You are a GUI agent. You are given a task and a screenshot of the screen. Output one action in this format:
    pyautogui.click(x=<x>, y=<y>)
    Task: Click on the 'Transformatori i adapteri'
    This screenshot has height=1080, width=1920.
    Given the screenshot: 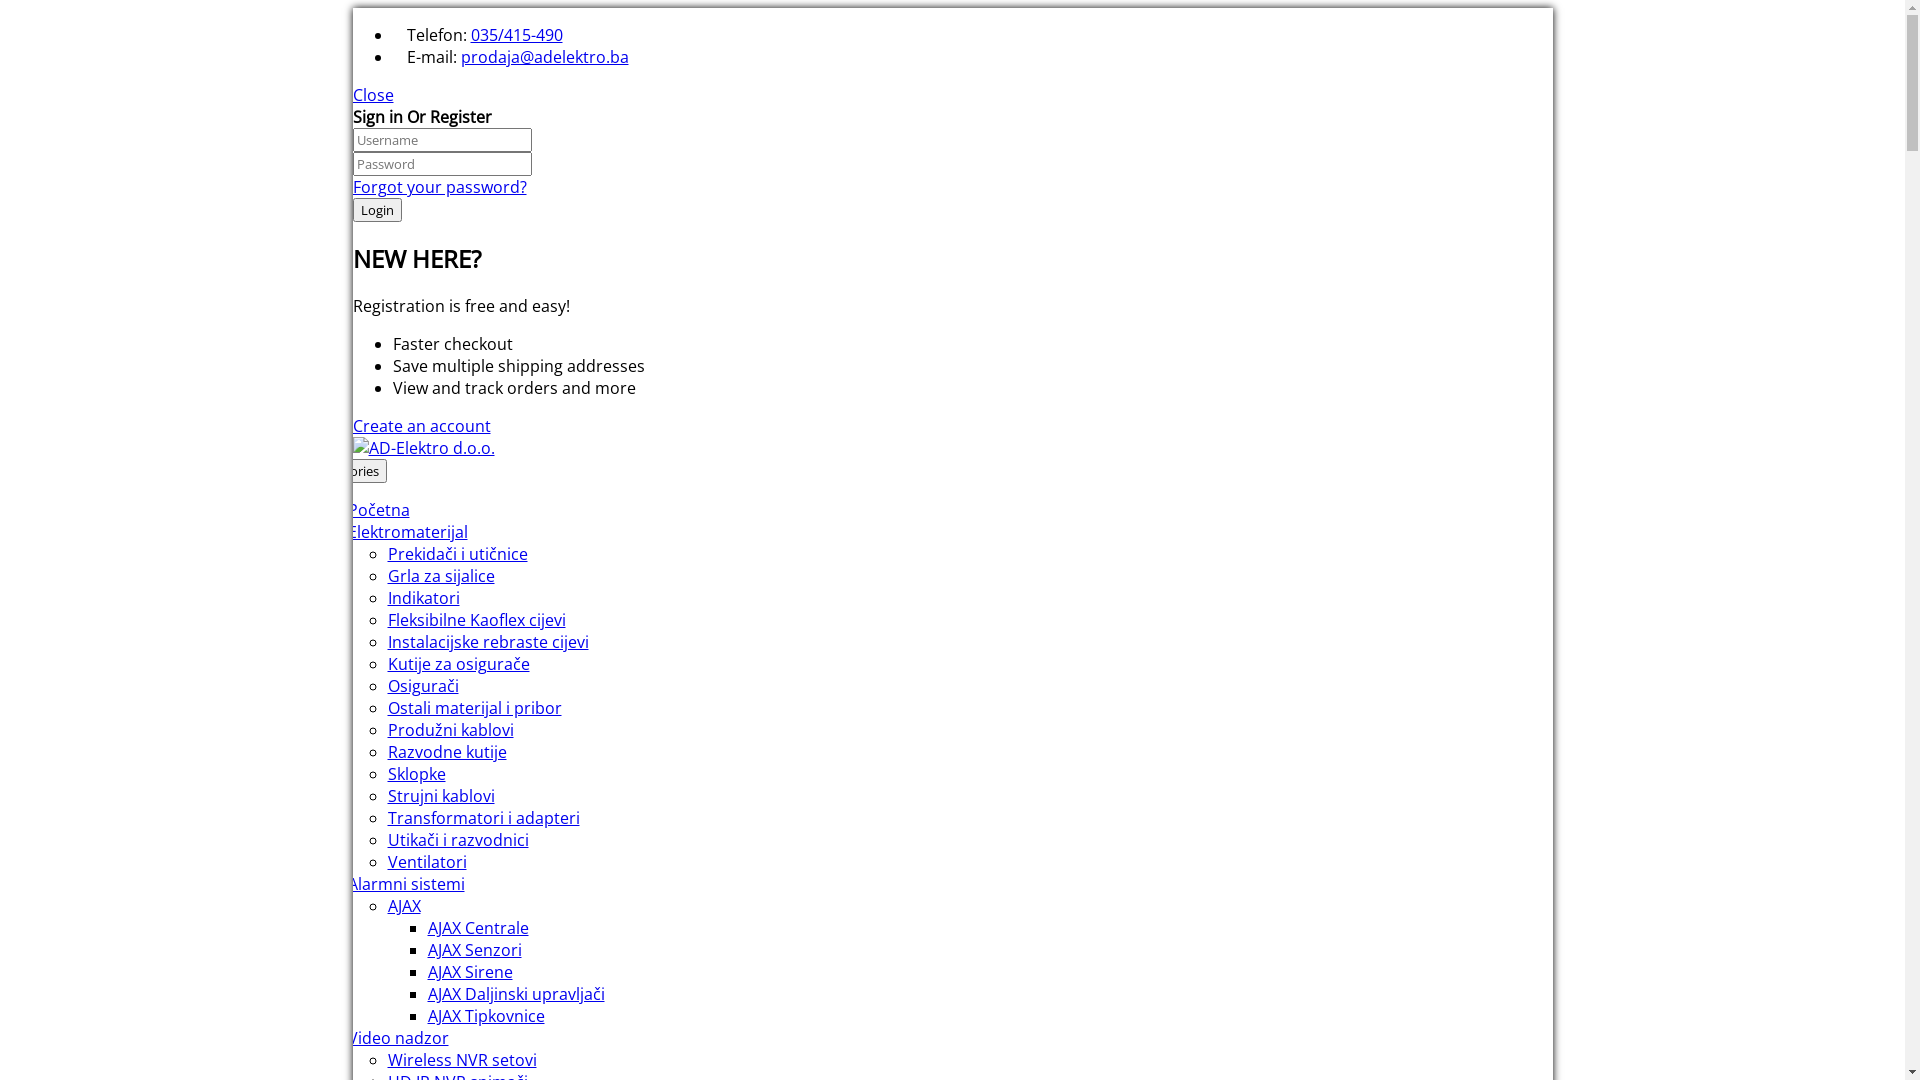 What is the action you would take?
    pyautogui.click(x=484, y=817)
    